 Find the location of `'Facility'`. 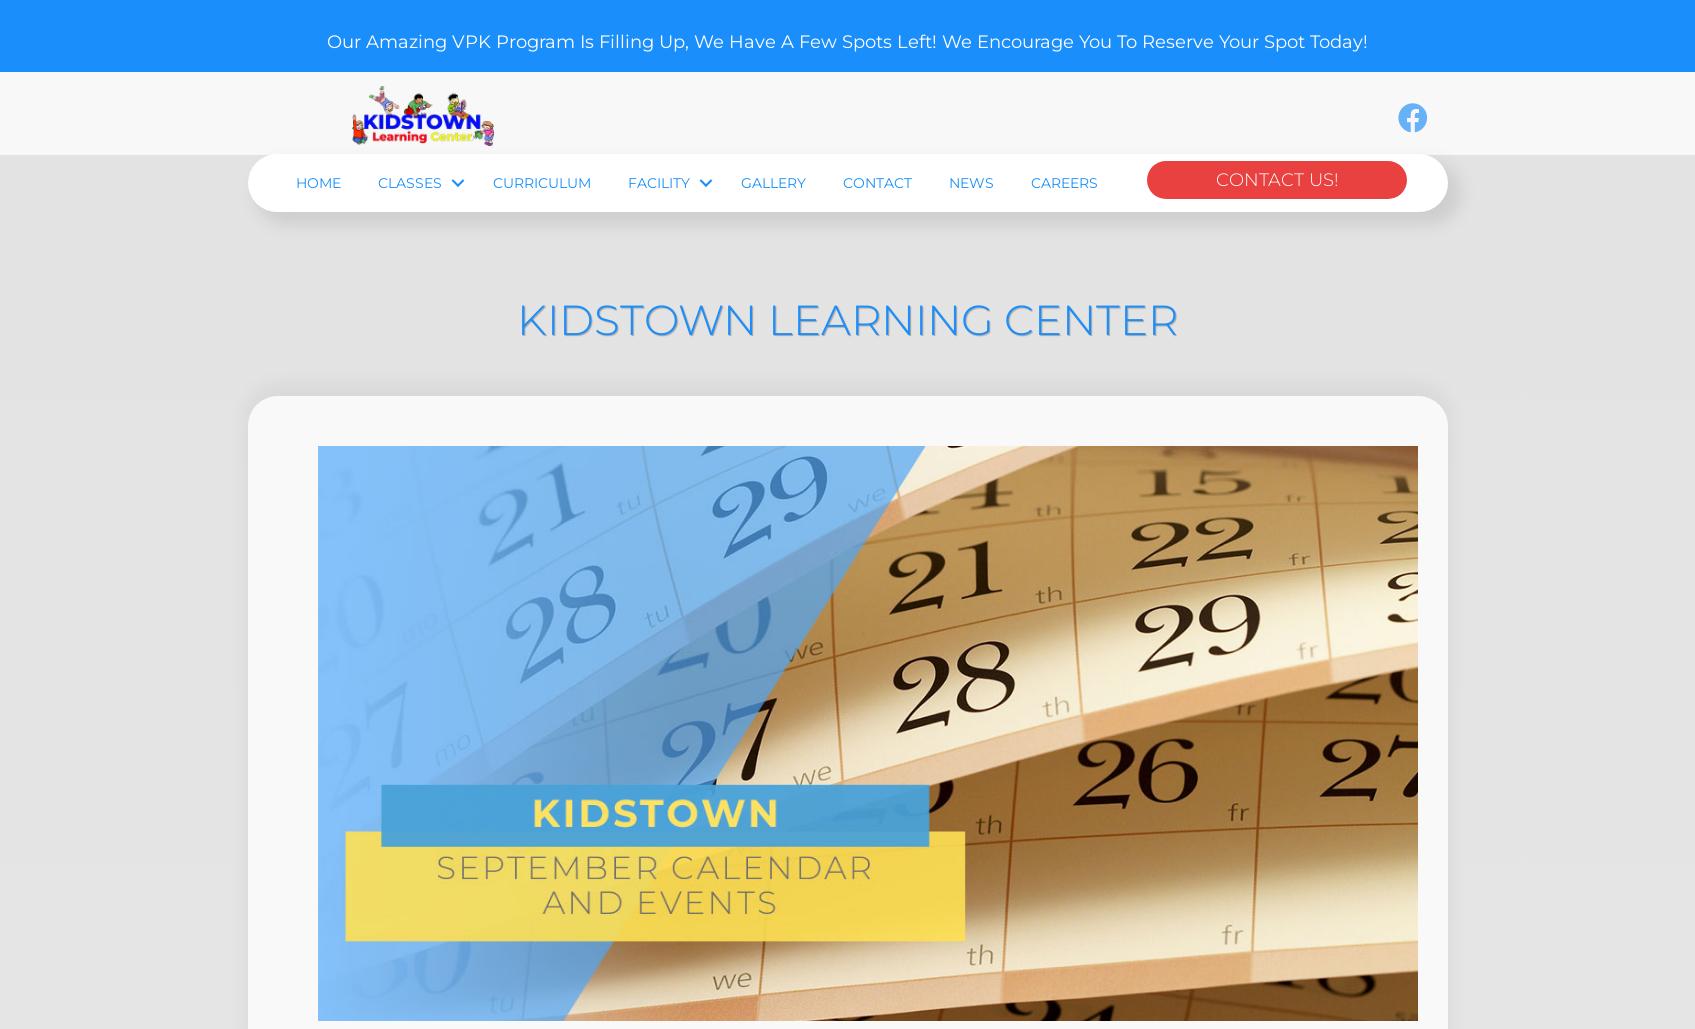

'Facility' is located at coordinates (626, 296).